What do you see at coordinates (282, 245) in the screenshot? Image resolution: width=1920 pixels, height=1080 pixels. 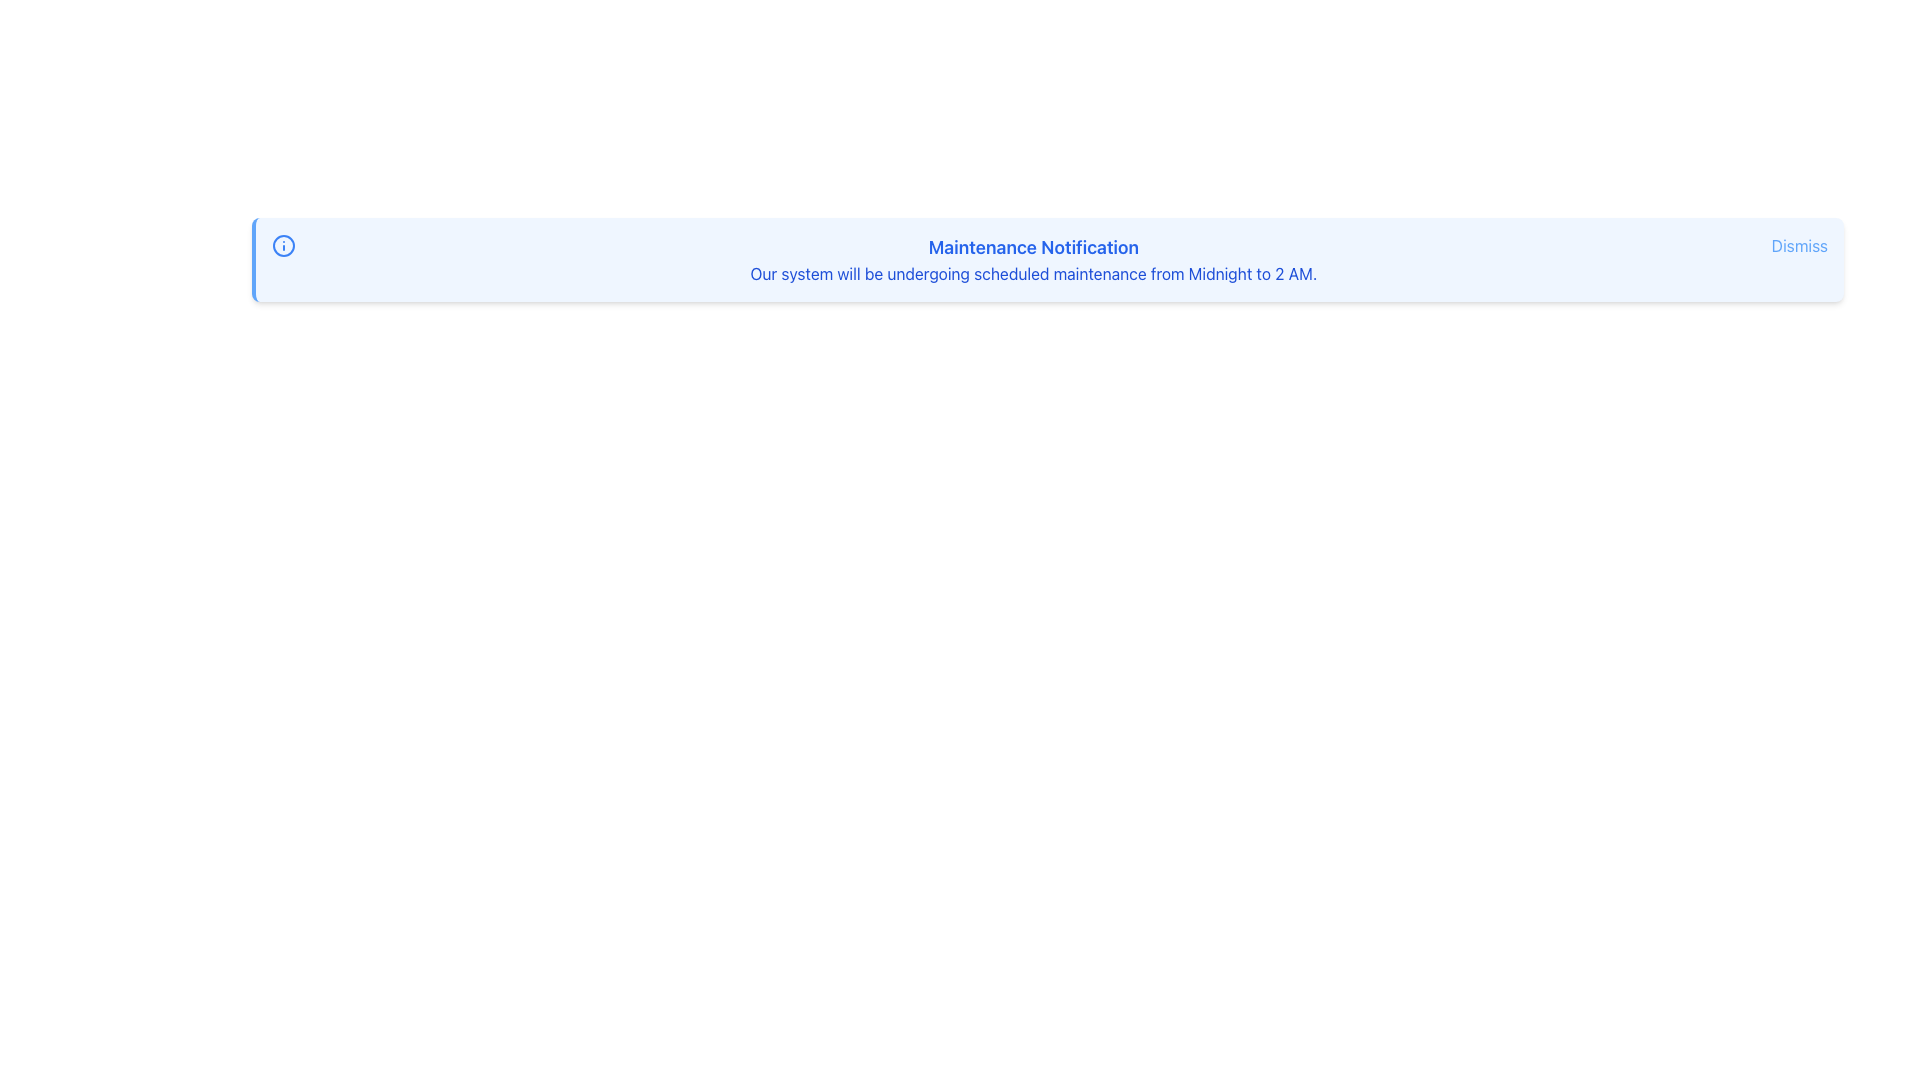 I see `the central circular component of the blue informational icon located at the far-left side of the horizontal notification bar near the upper section of the interface` at bounding box center [282, 245].